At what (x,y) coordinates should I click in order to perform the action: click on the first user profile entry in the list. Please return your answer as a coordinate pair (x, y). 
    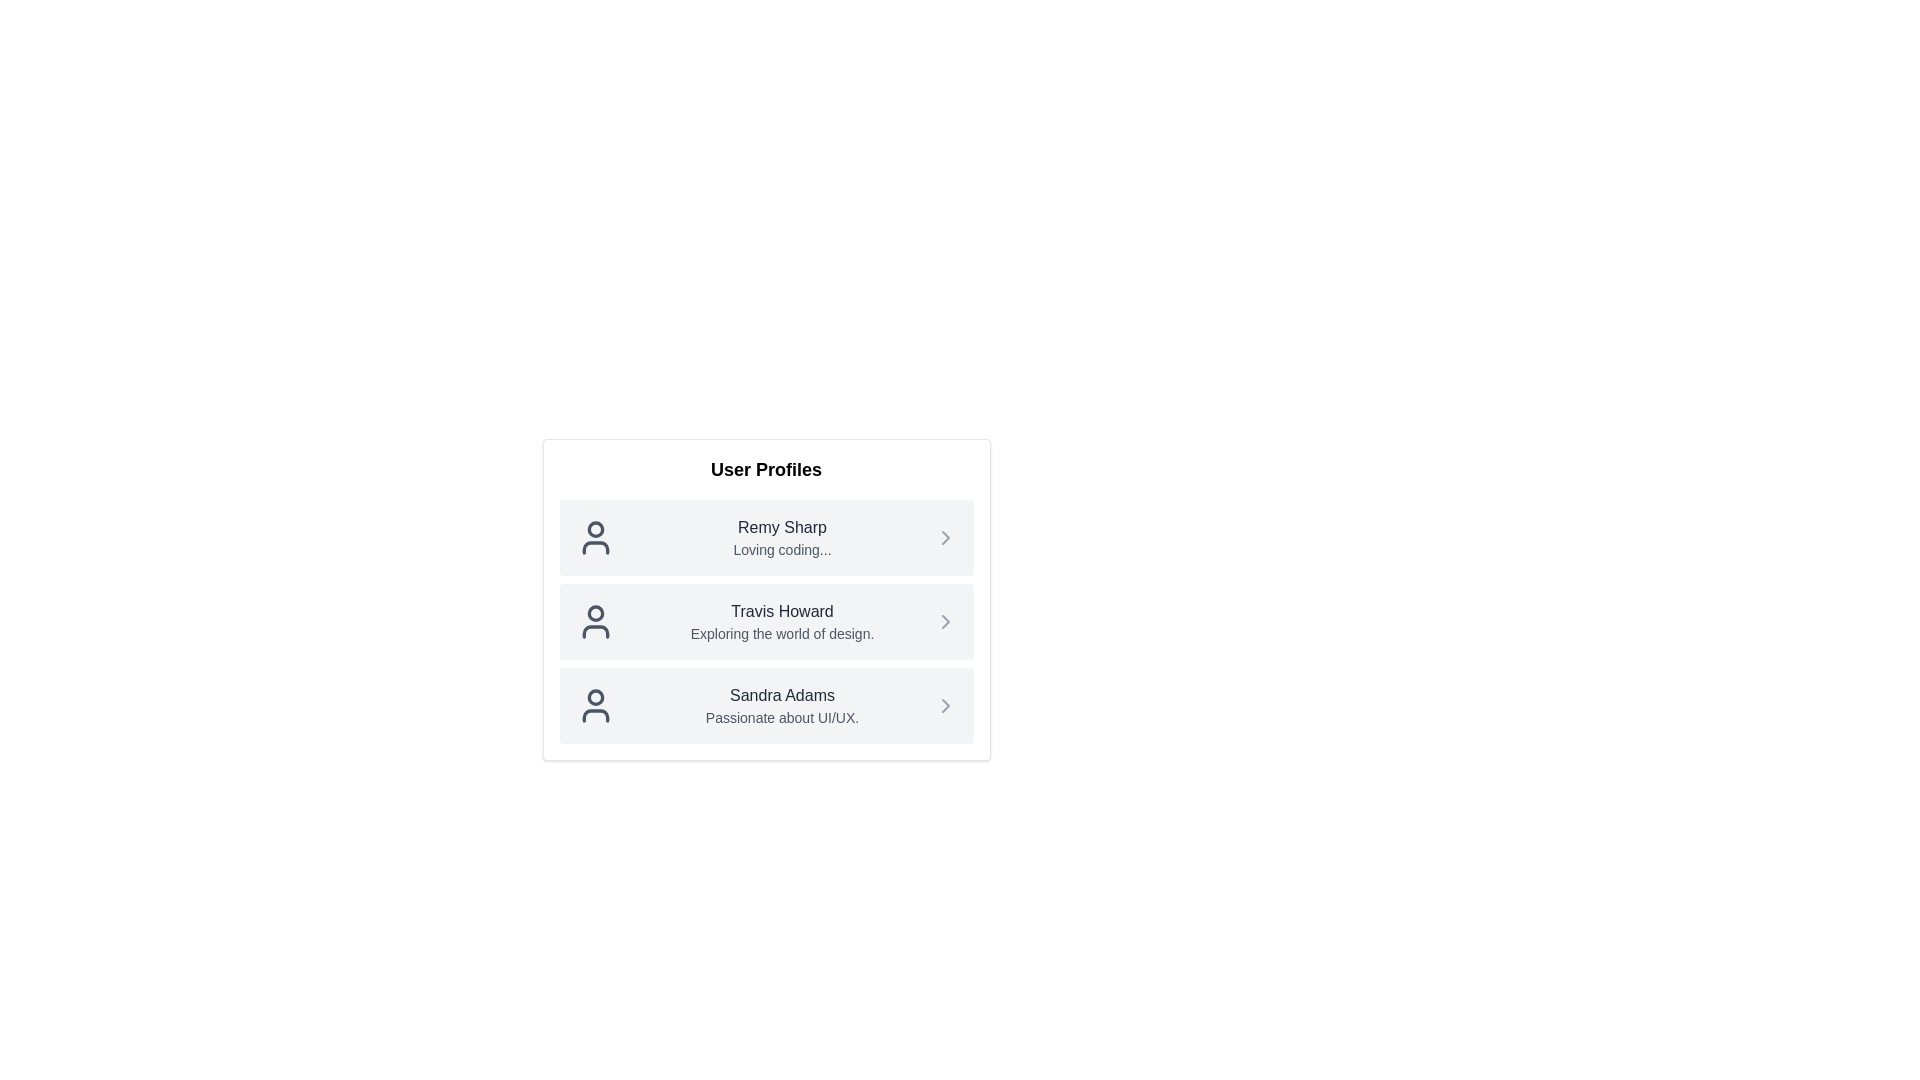
    Looking at the image, I should click on (765, 536).